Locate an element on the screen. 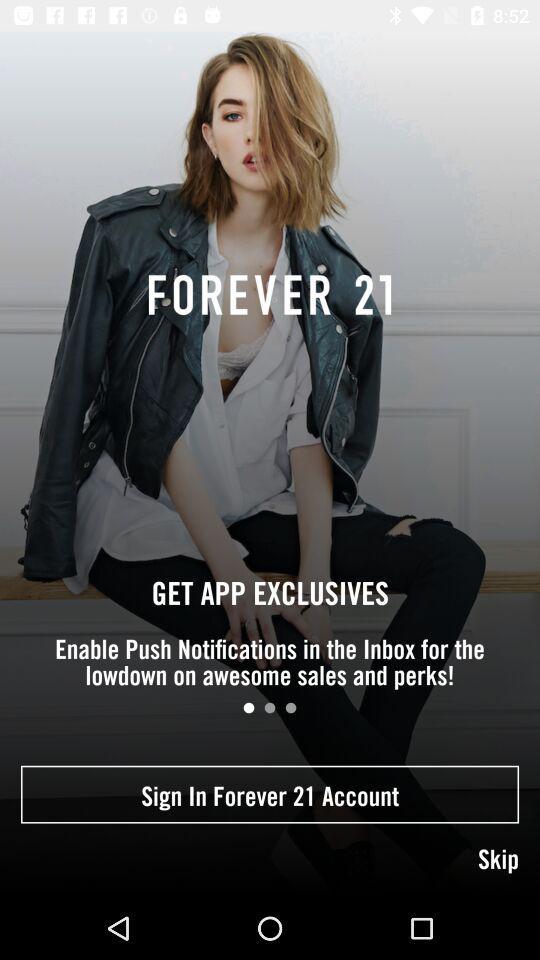 The width and height of the screenshot is (540, 960). the skip icon is located at coordinates (270, 859).